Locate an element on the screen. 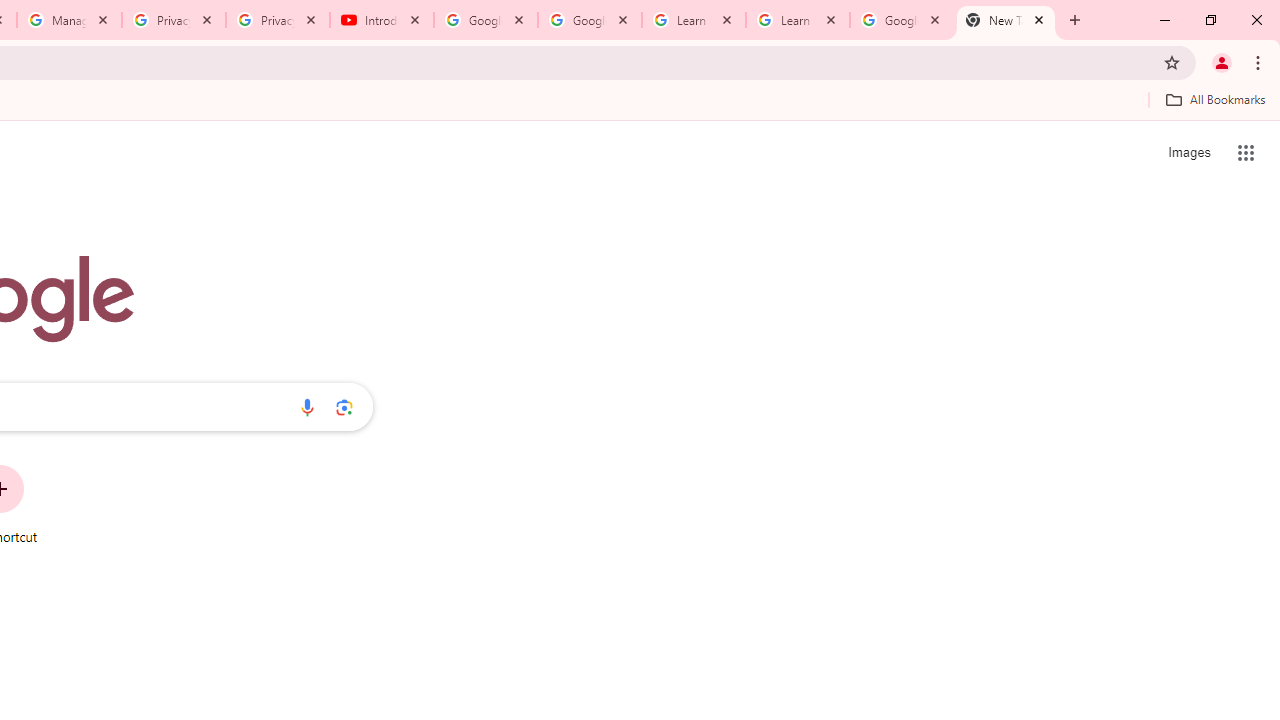 The image size is (1280, 720). 'Minimize' is located at coordinates (1165, 20).